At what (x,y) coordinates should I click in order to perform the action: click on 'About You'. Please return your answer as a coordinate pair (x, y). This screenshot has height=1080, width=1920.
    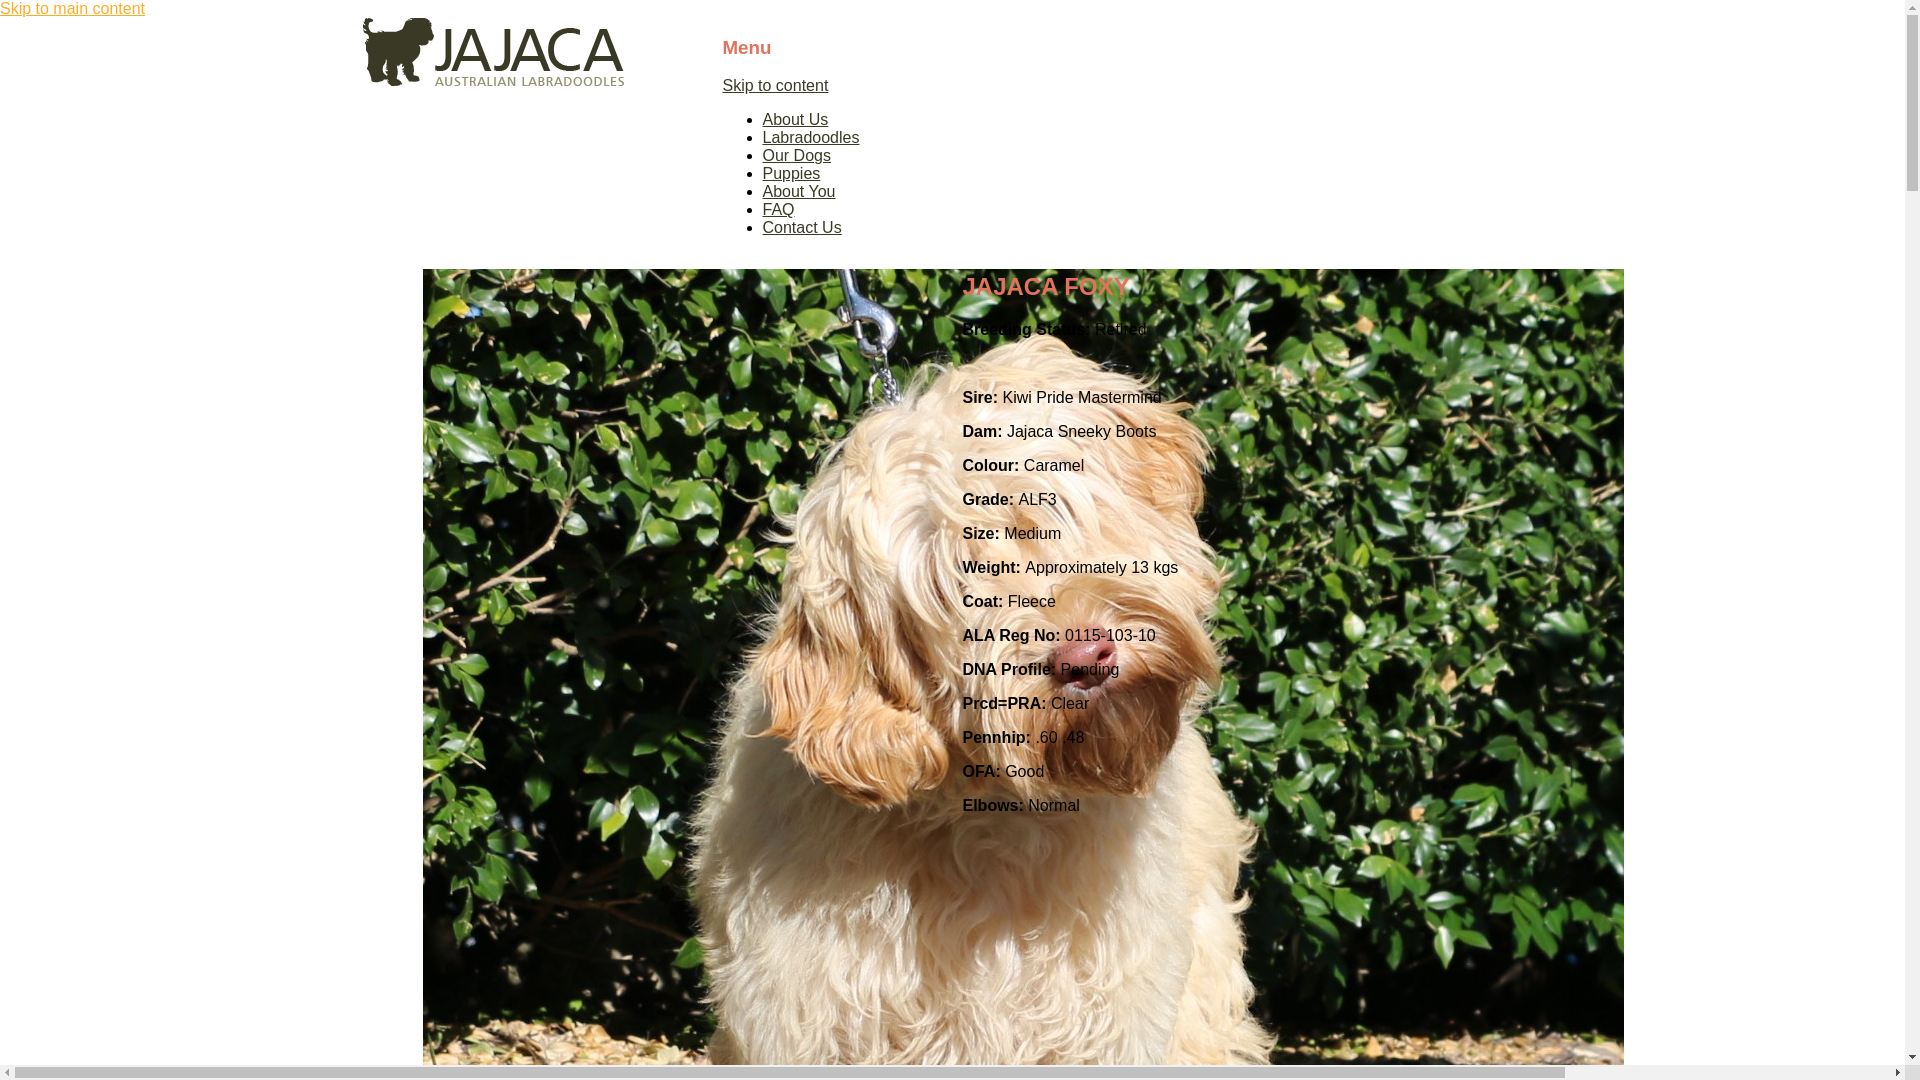
    Looking at the image, I should click on (797, 191).